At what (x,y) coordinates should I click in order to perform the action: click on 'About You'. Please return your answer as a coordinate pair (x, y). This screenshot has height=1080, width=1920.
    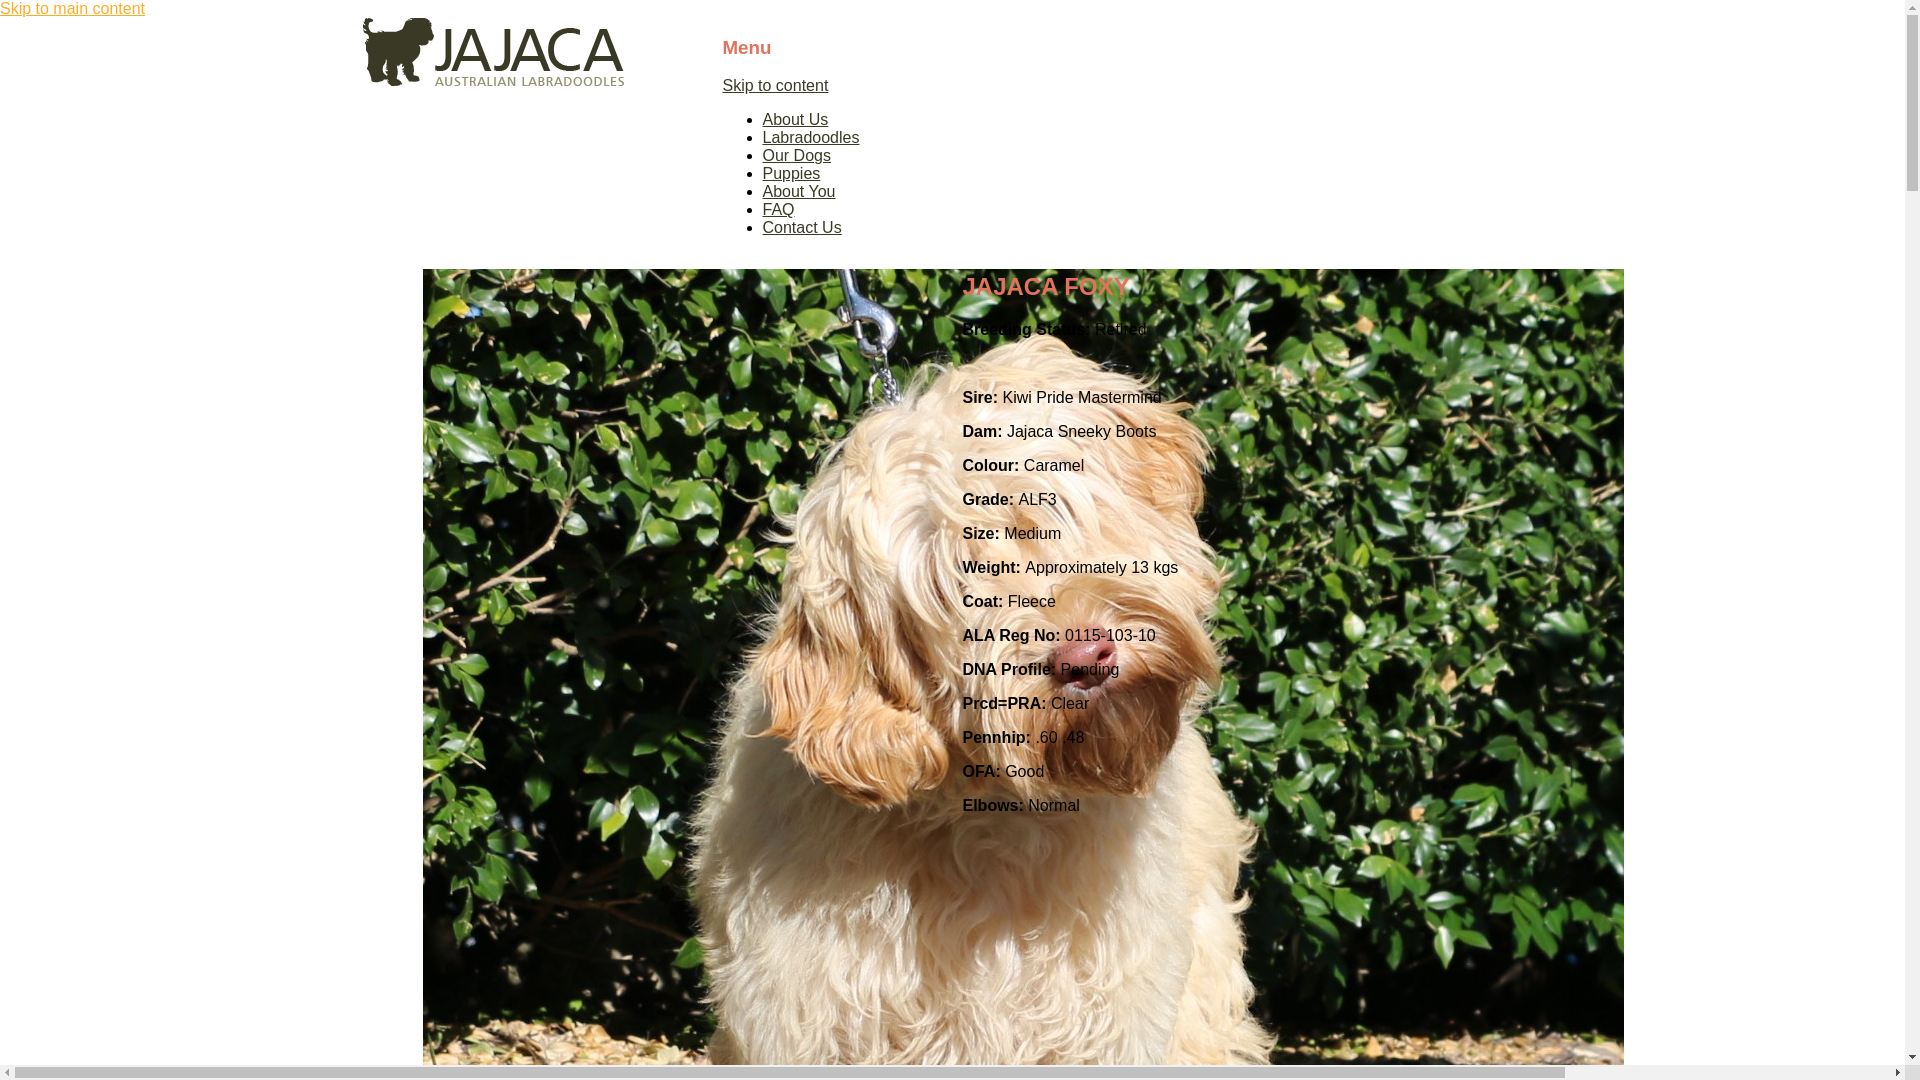
    Looking at the image, I should click on (797, 191).